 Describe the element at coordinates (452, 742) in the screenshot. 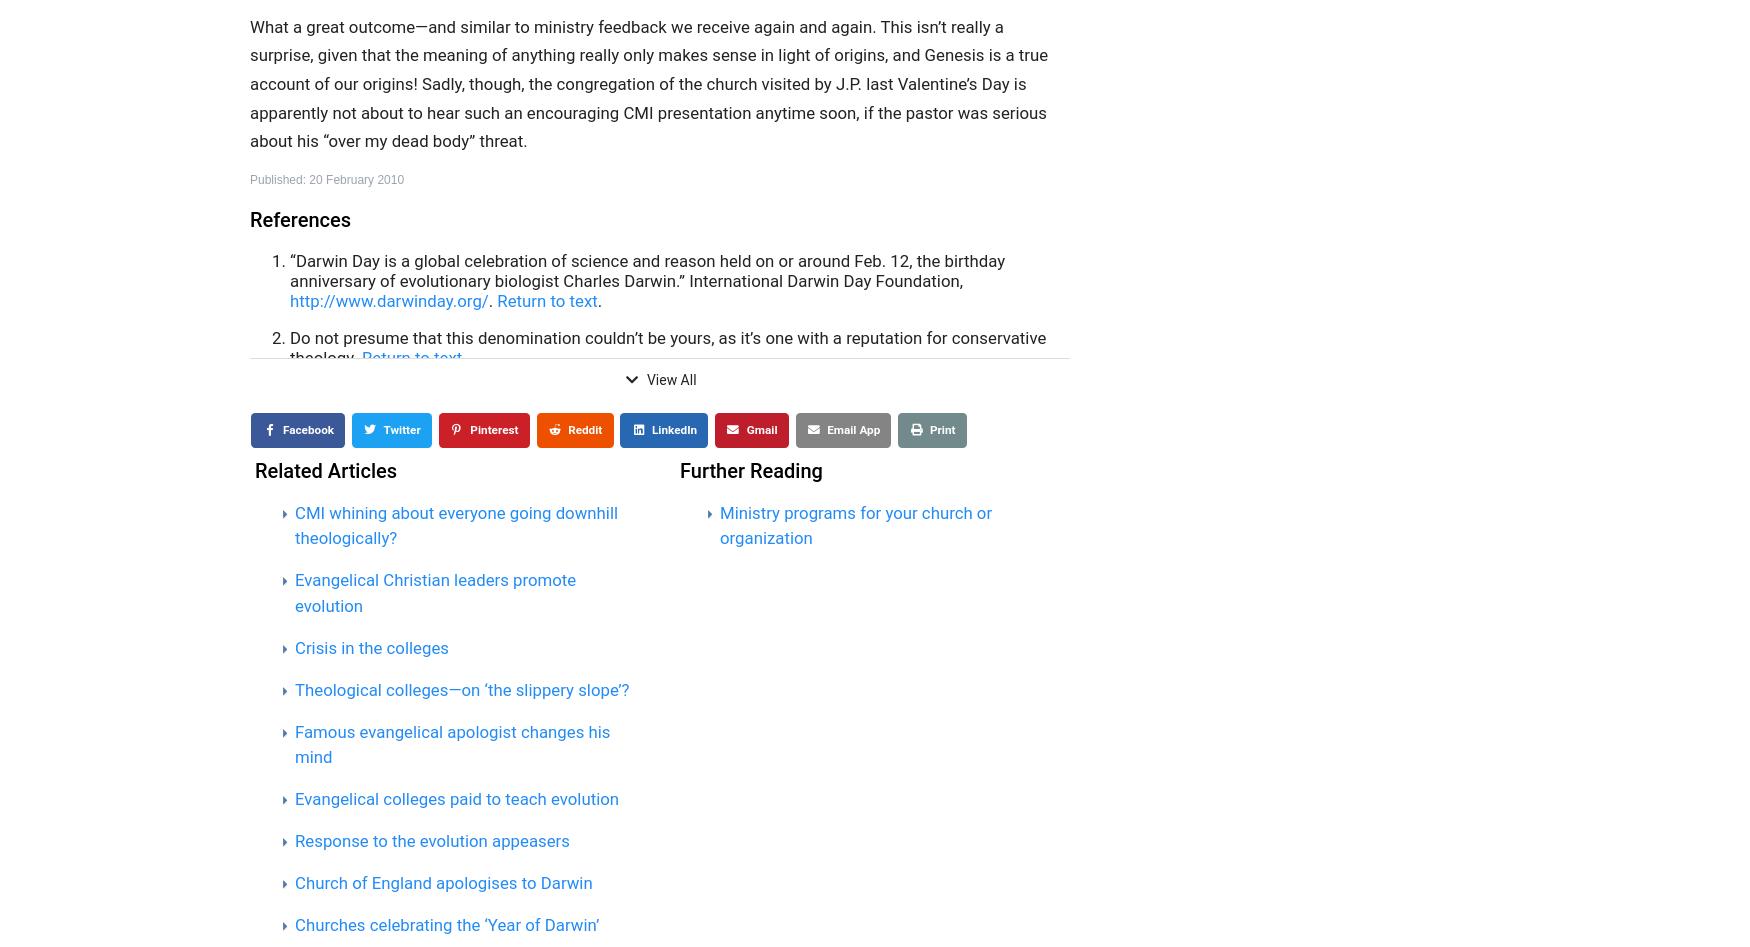

I see `'Famous evangelical apologist changes his mind'` at that location.